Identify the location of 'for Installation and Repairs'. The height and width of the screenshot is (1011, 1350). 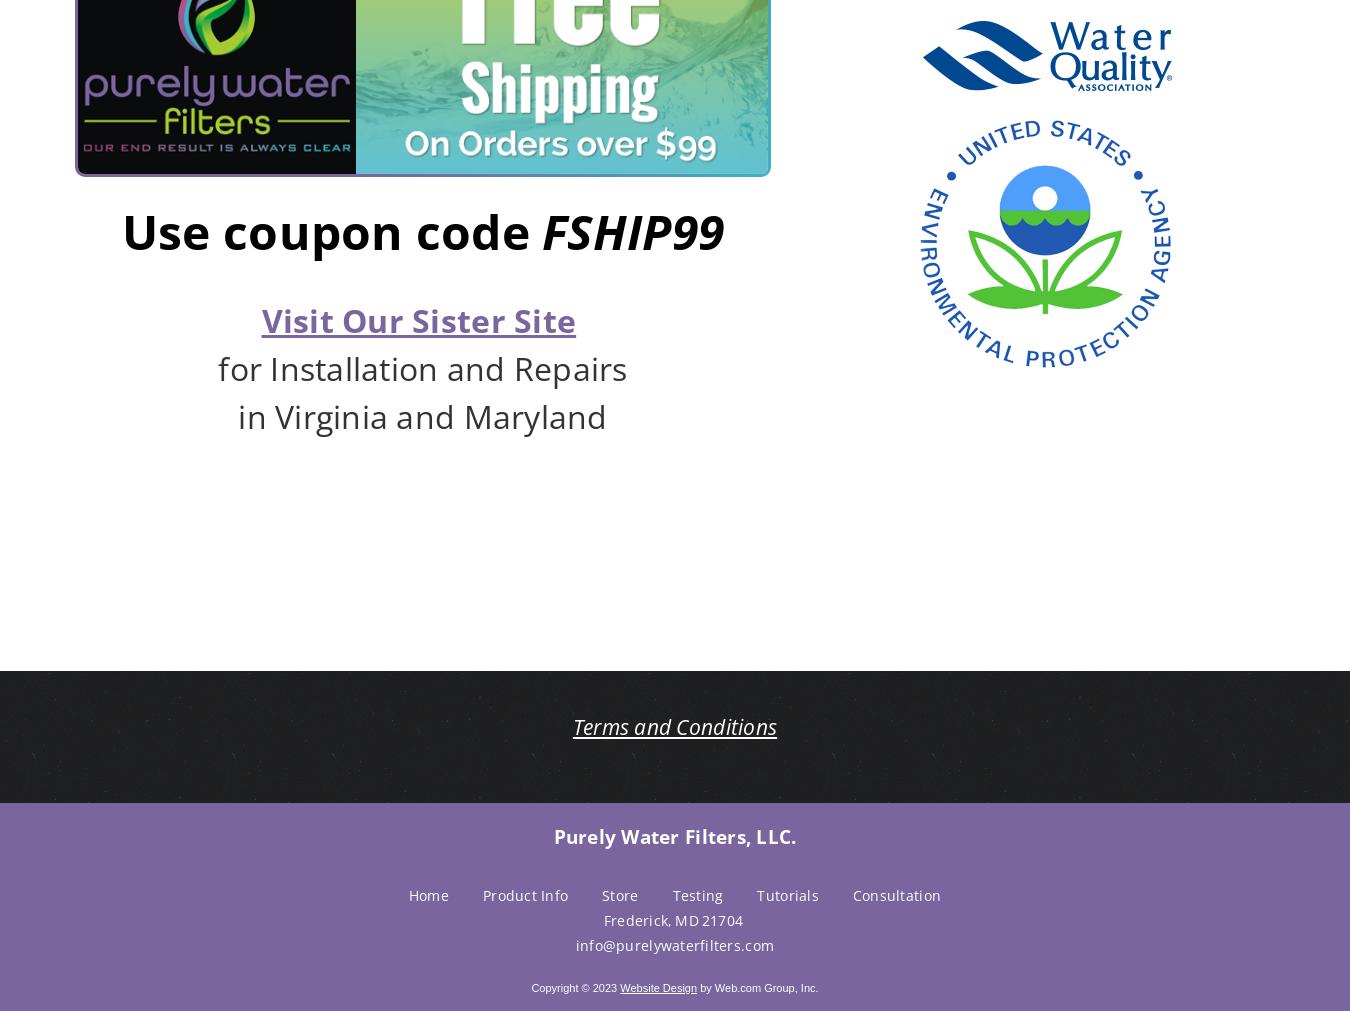
(422, 366).